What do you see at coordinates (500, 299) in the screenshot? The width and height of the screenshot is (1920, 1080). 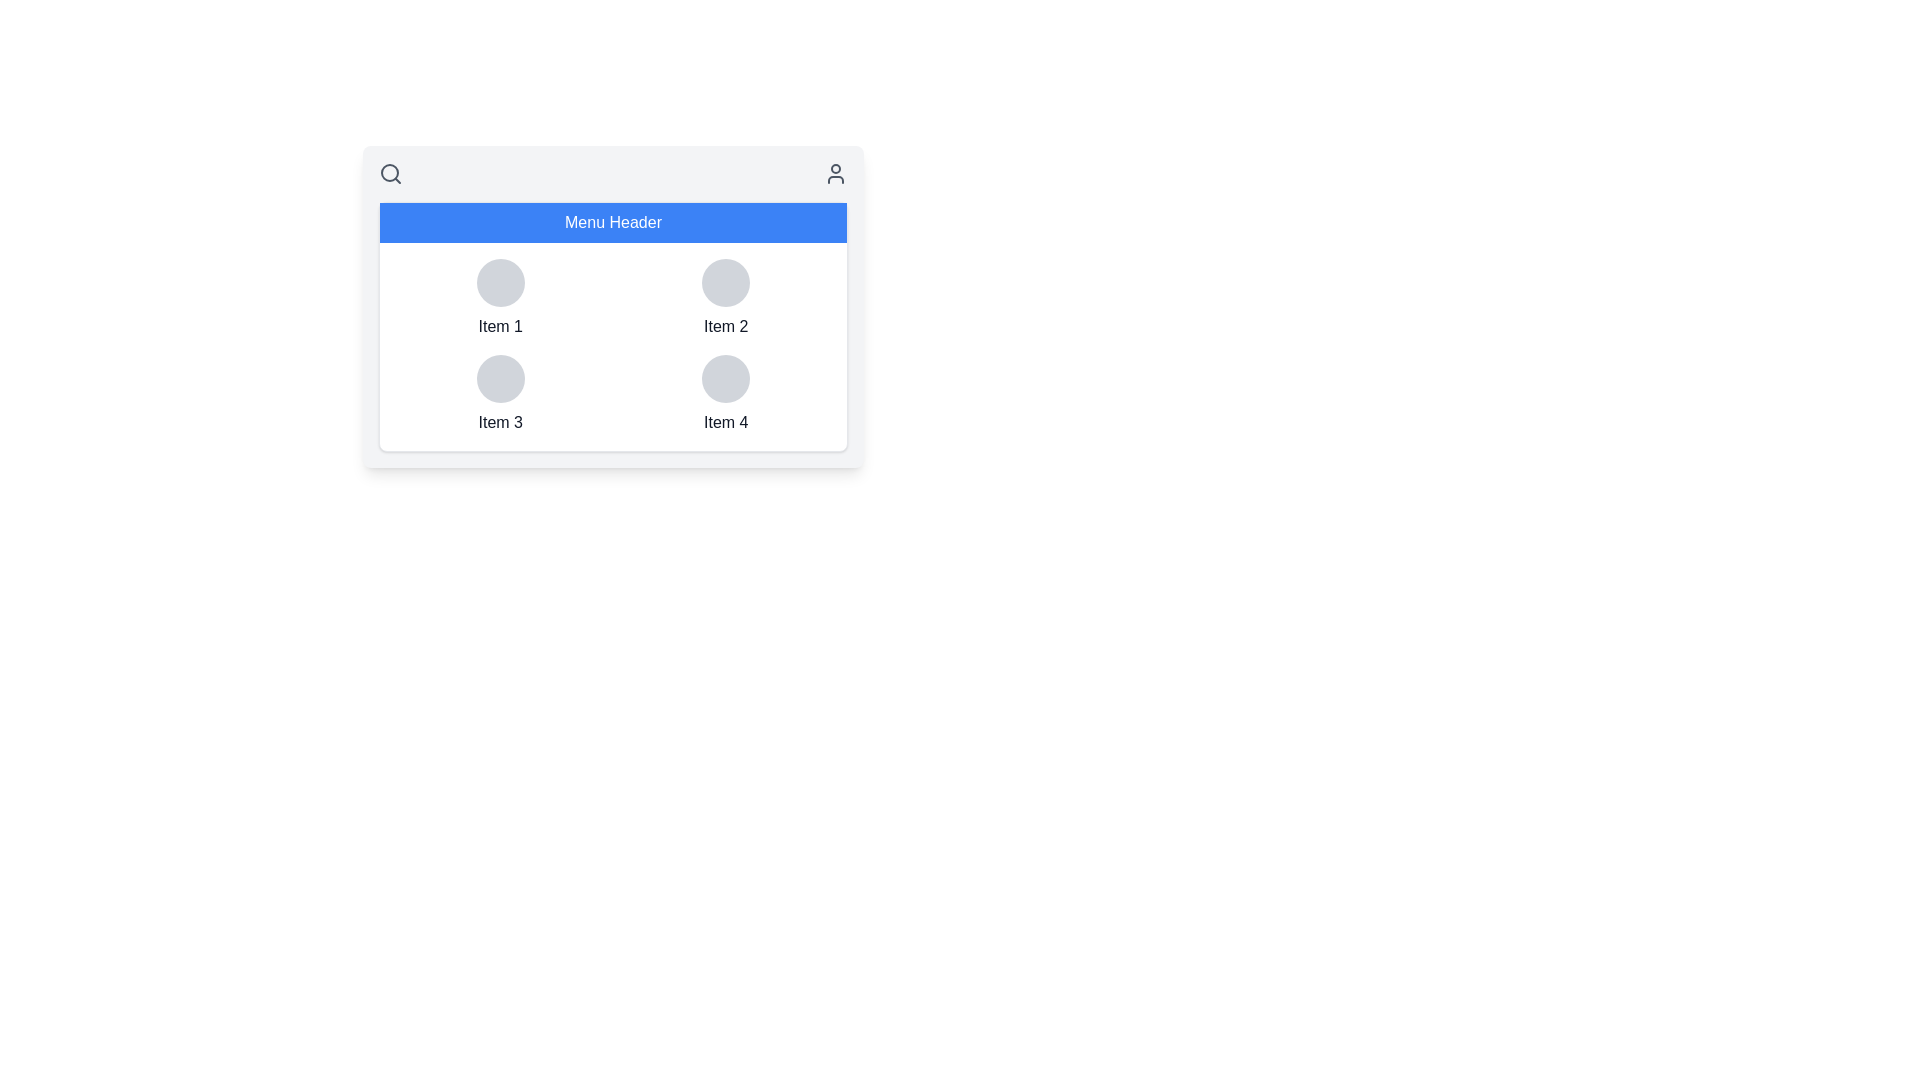 I see `the circular icon with a gray background and the text label 'Item 1' in the top-left corner of the 2x2 grid layout` at bounding box center [500, 299].